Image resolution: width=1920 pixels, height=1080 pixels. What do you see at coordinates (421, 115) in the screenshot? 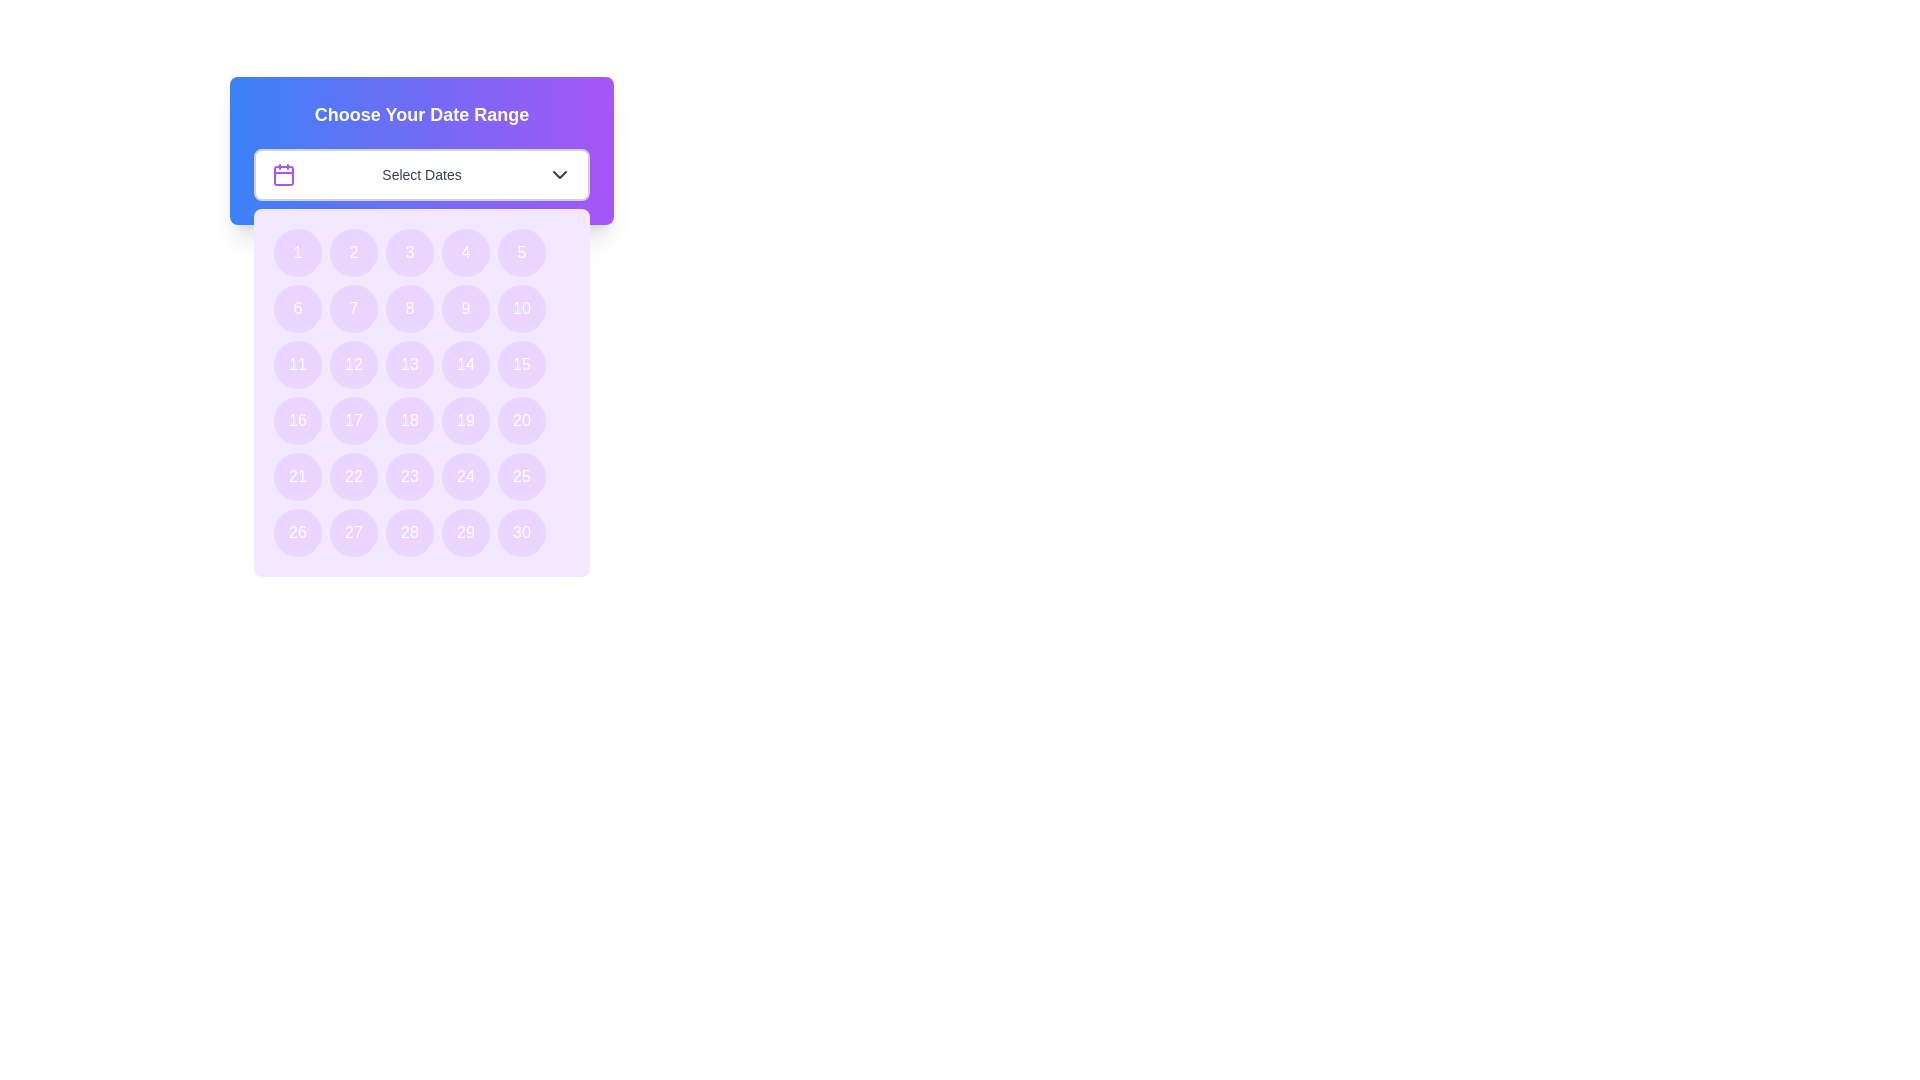
I see `the Text Label that serves as a title for the date picker interface, positioned above the 'Select Dates' section` at bounding box center [421, 115].